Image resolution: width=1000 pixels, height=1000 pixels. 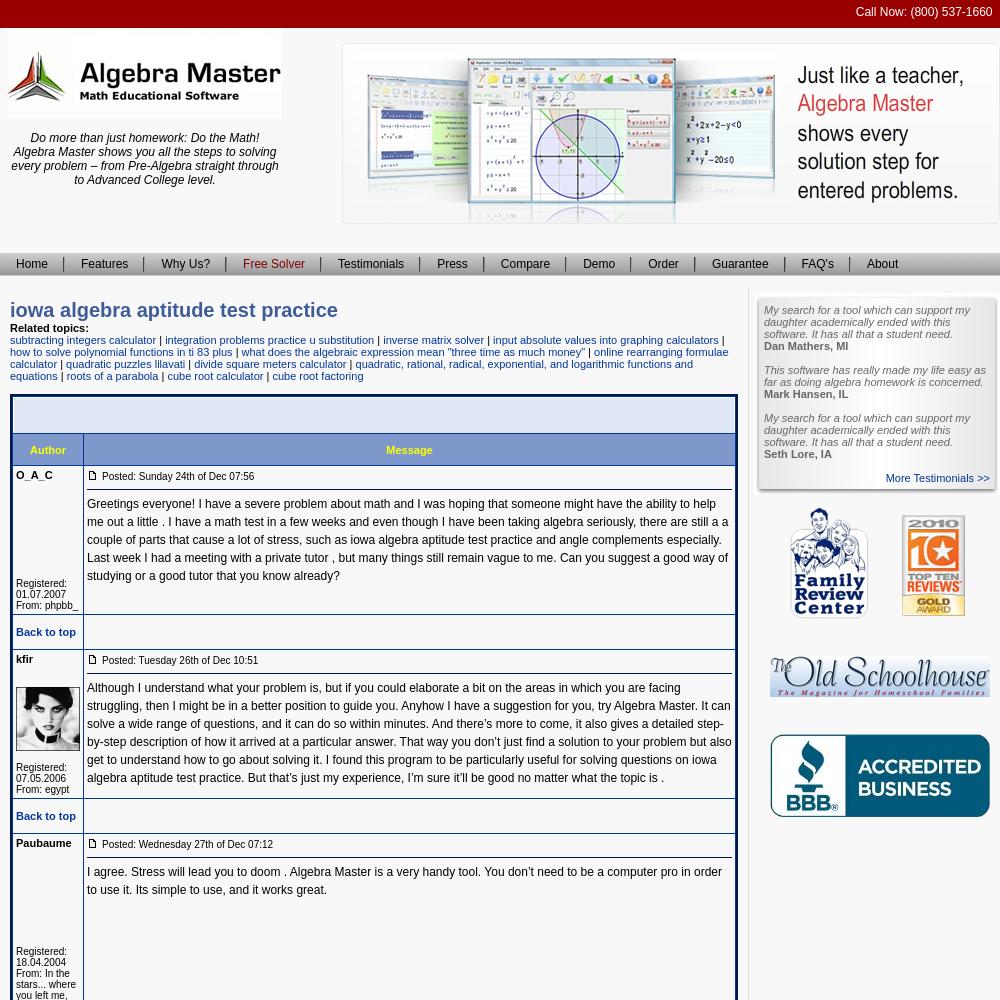 I want to click on 'Do more than just homework: Do the Math! Algebra Master shows you all the steps to solving every problem – from Pre-Algebra straight through to Advanced College level.', so click(x=144, y=159).